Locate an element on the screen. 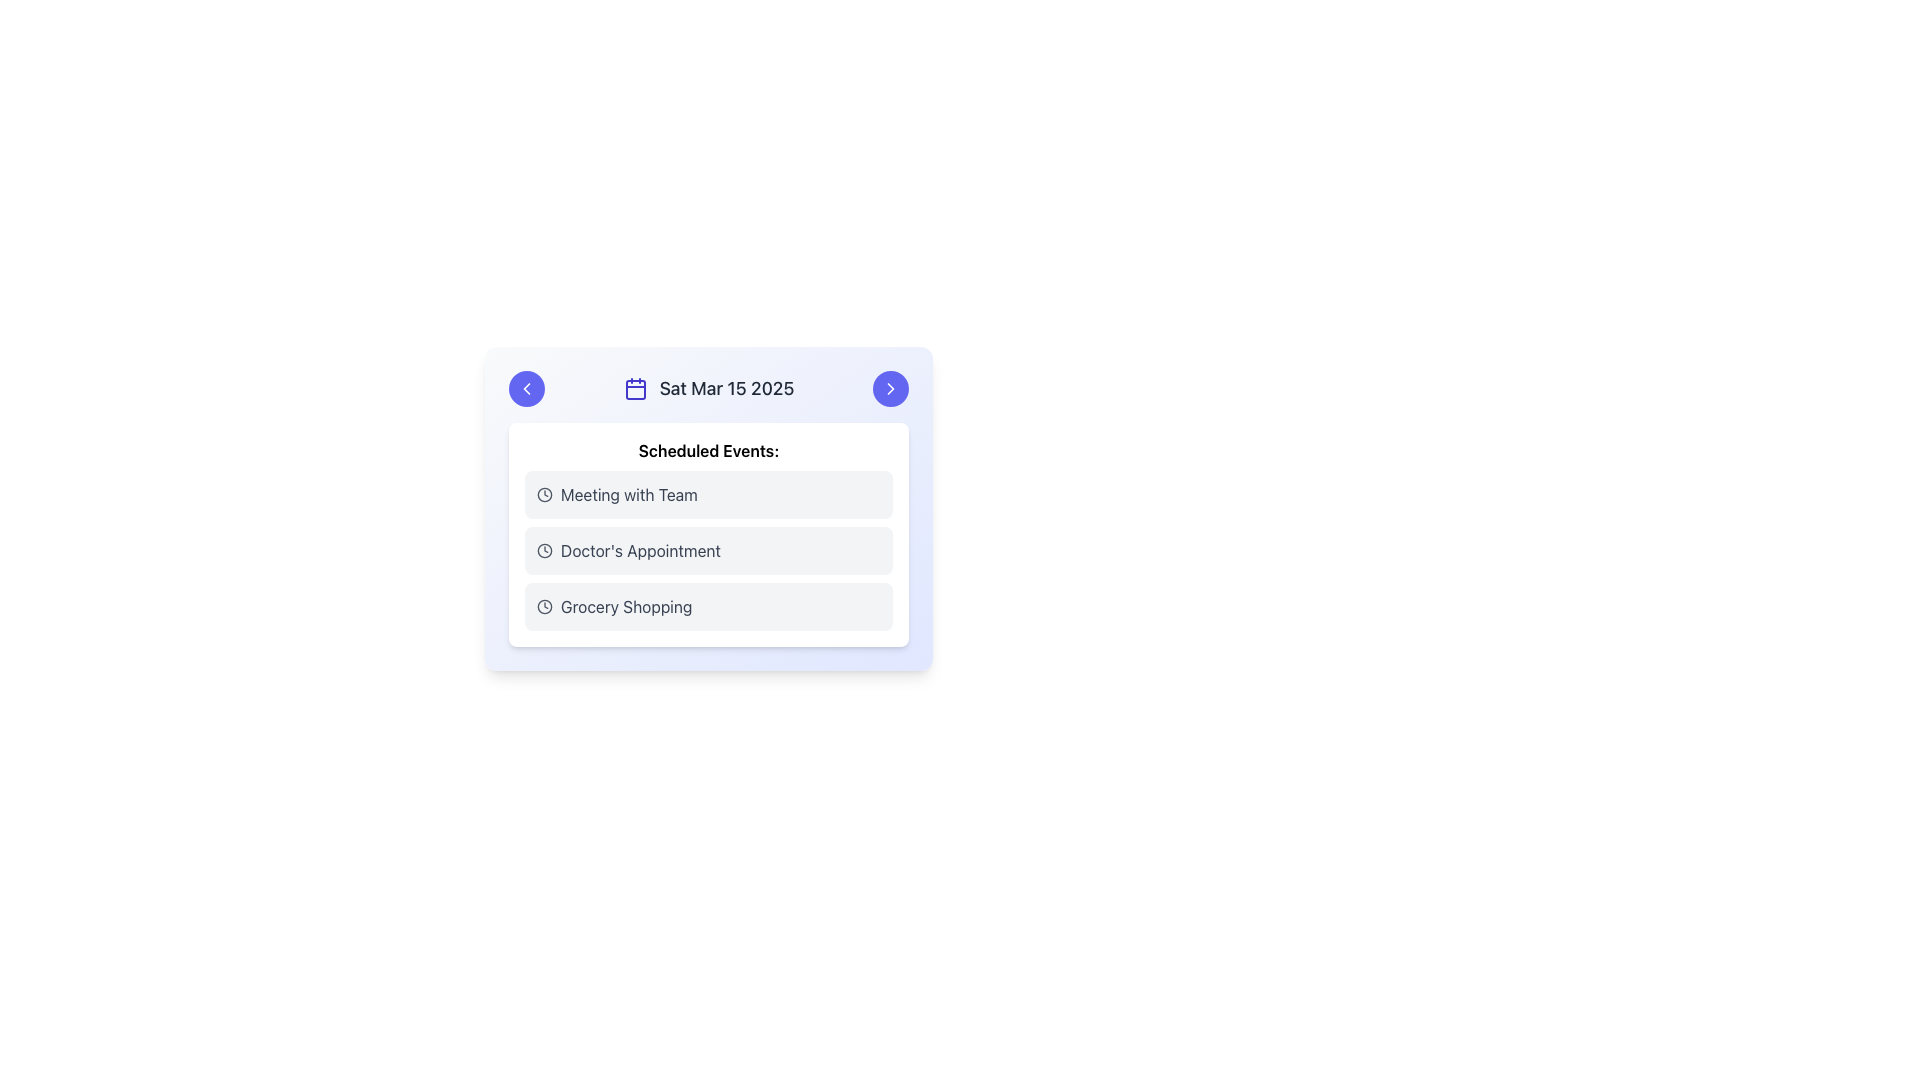 The width and height of the screenshot is (1920, 1080). the associated time by clicking on the leftmost icon next to the 'Grocery Shopping' text is located at coordinates (545, 605).